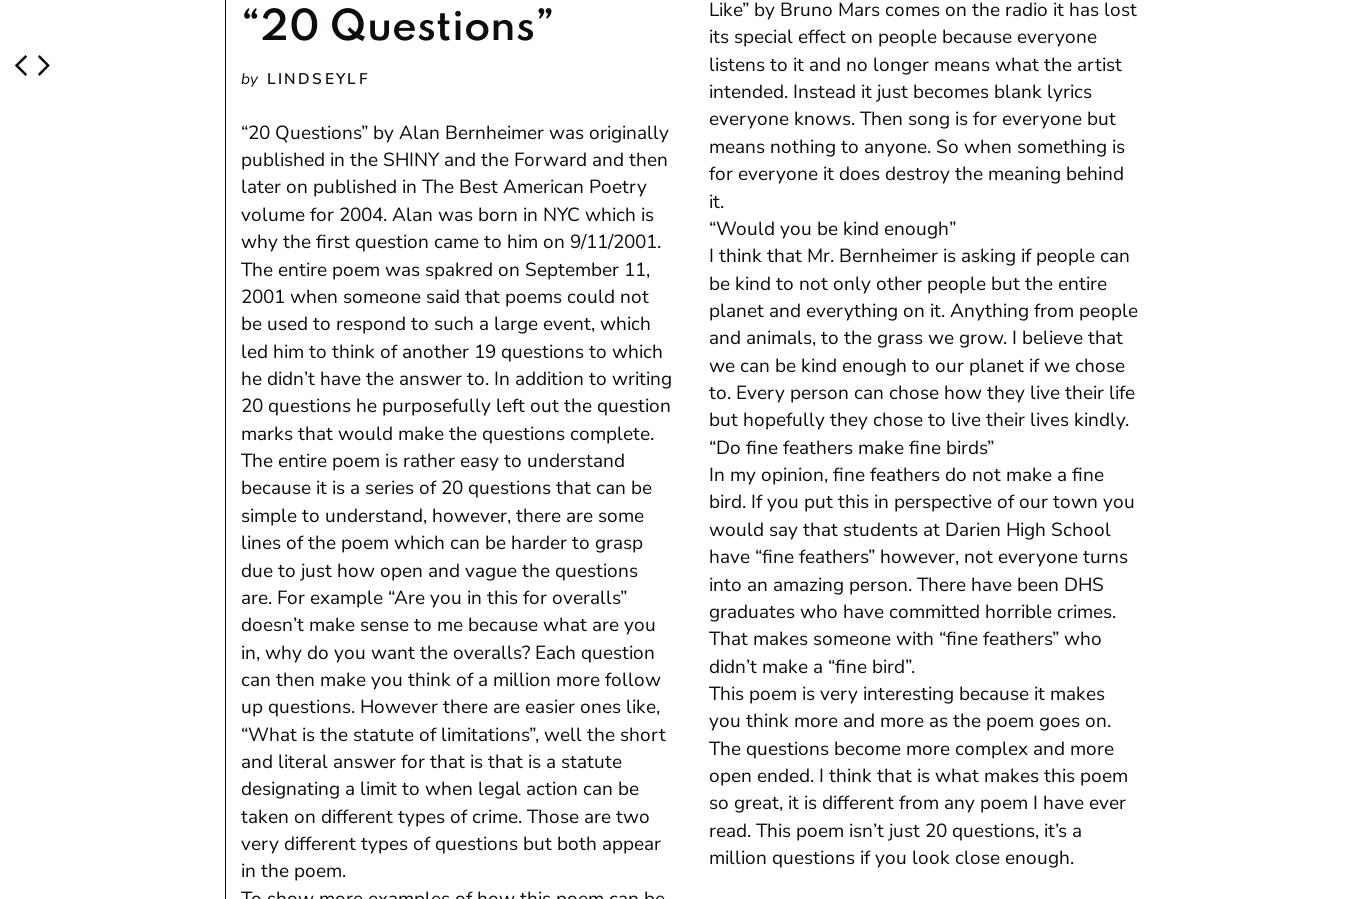 The image size is (1366, 899). I want to click on '“Would you be kind enough”', so click(830, 227).